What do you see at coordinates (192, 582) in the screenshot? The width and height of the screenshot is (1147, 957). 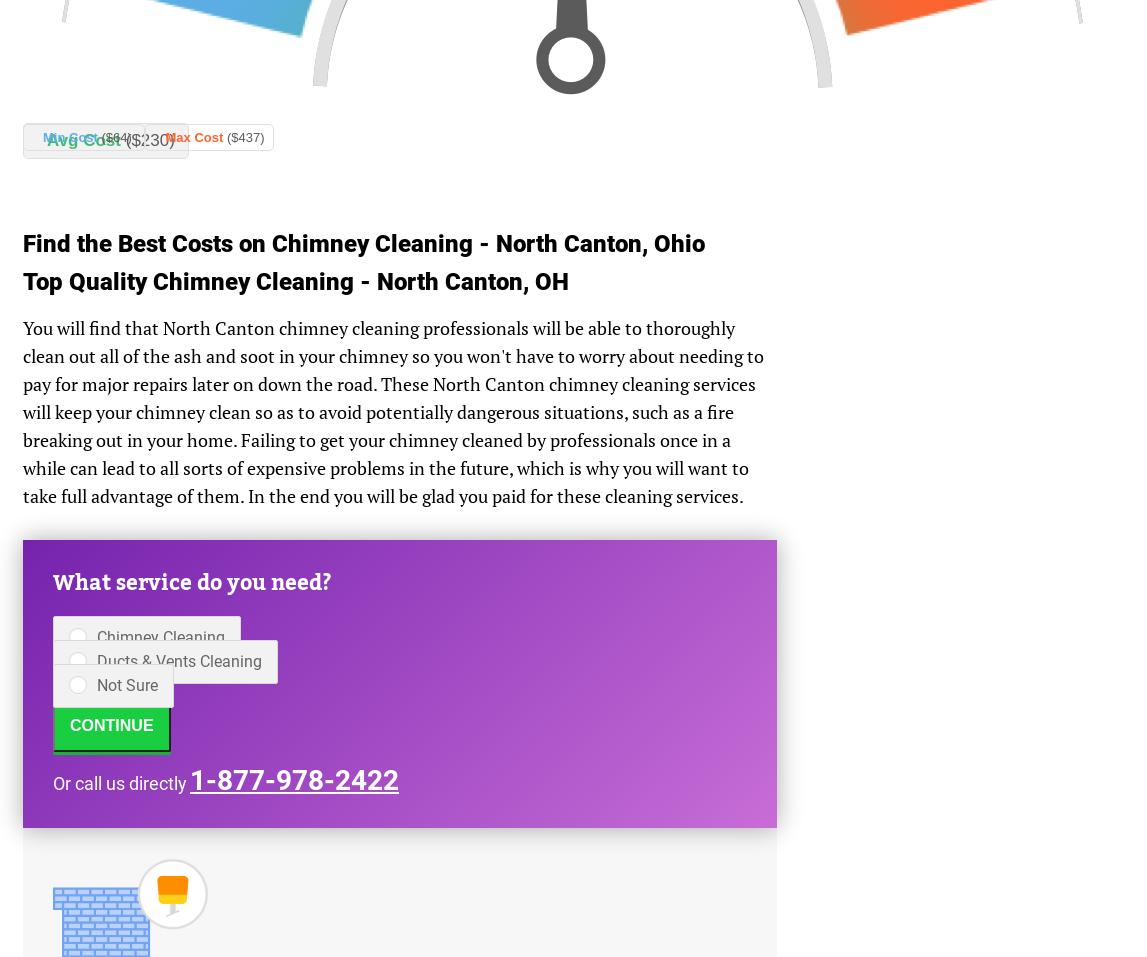 I see `'What service do you need?'` at bounding box center [192, 582].